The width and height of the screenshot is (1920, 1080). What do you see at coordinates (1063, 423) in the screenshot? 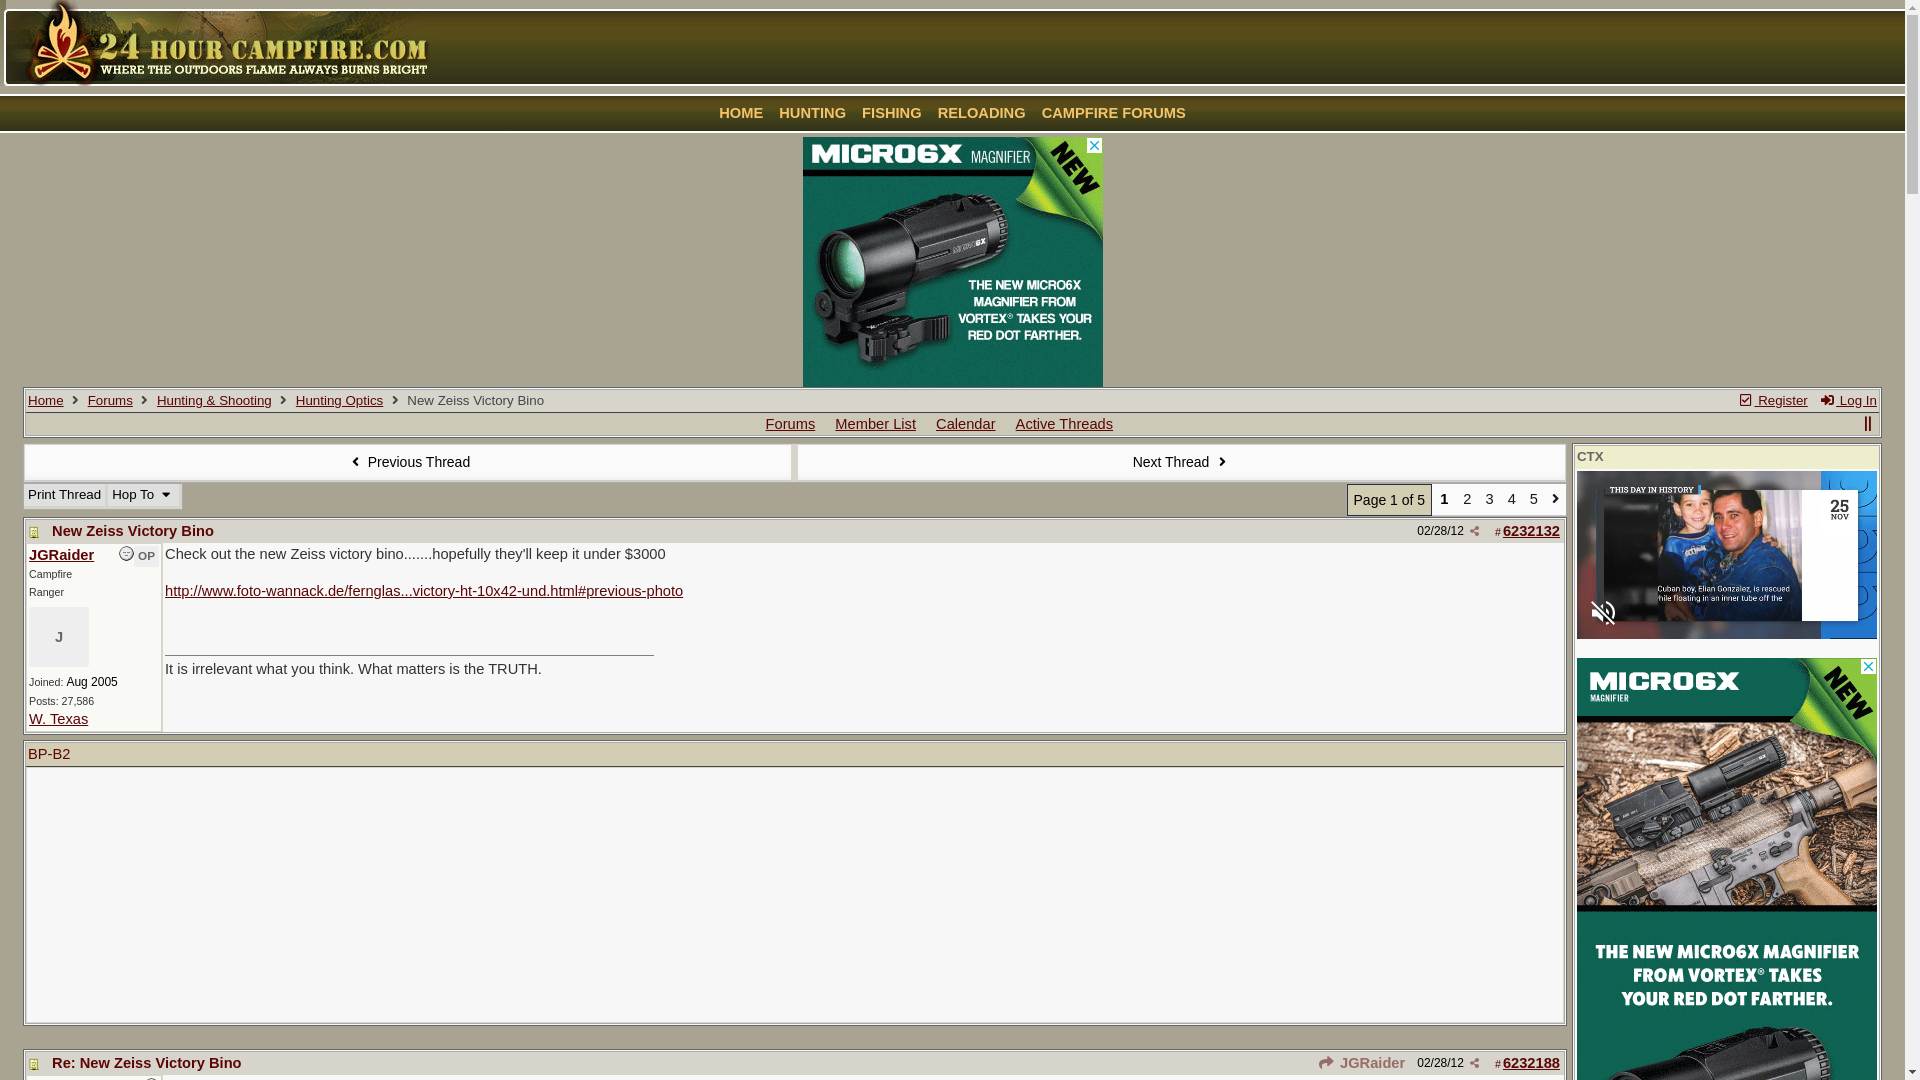
I see `'Active Threads'` at bounding box center [1063, 423].